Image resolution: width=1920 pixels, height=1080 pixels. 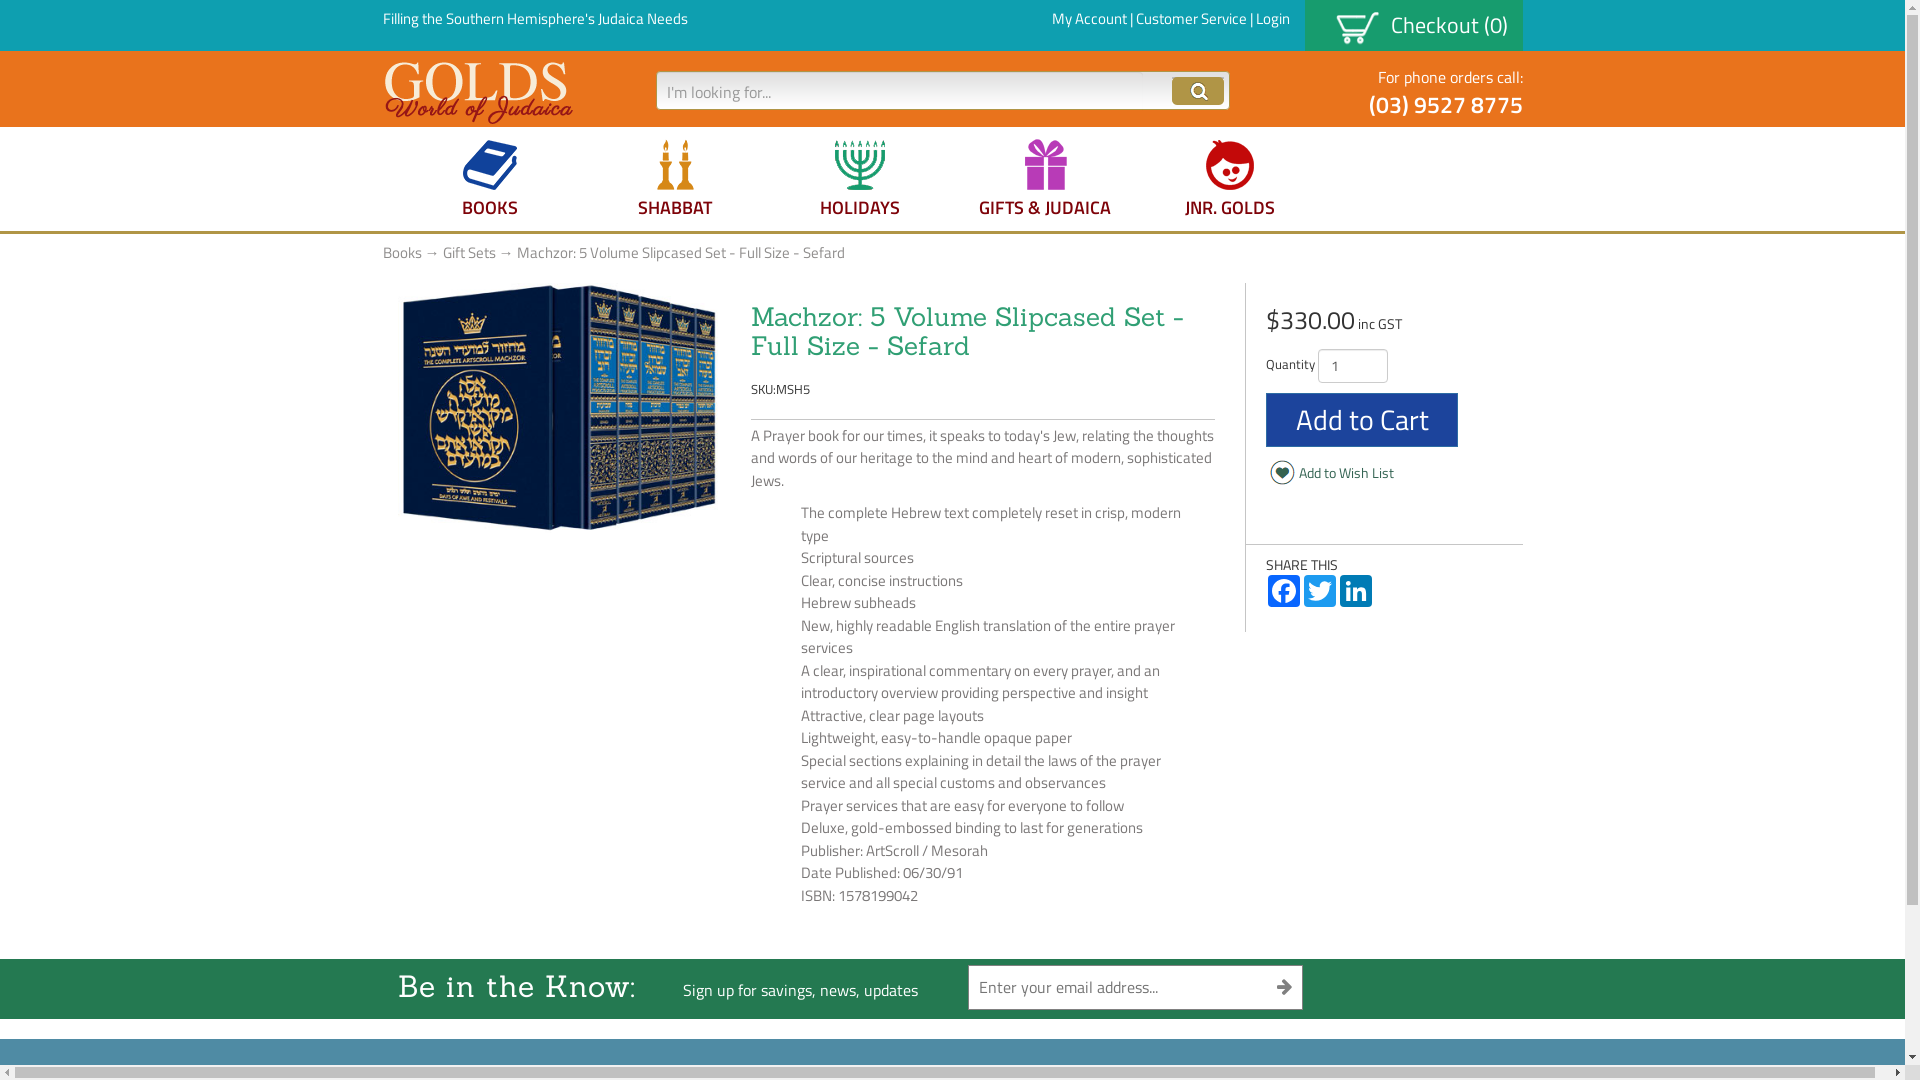 What do you see at coordinates (1283, 589) in the screenshot?
I see `'Facebook'` at bounding box center [1283, 589].